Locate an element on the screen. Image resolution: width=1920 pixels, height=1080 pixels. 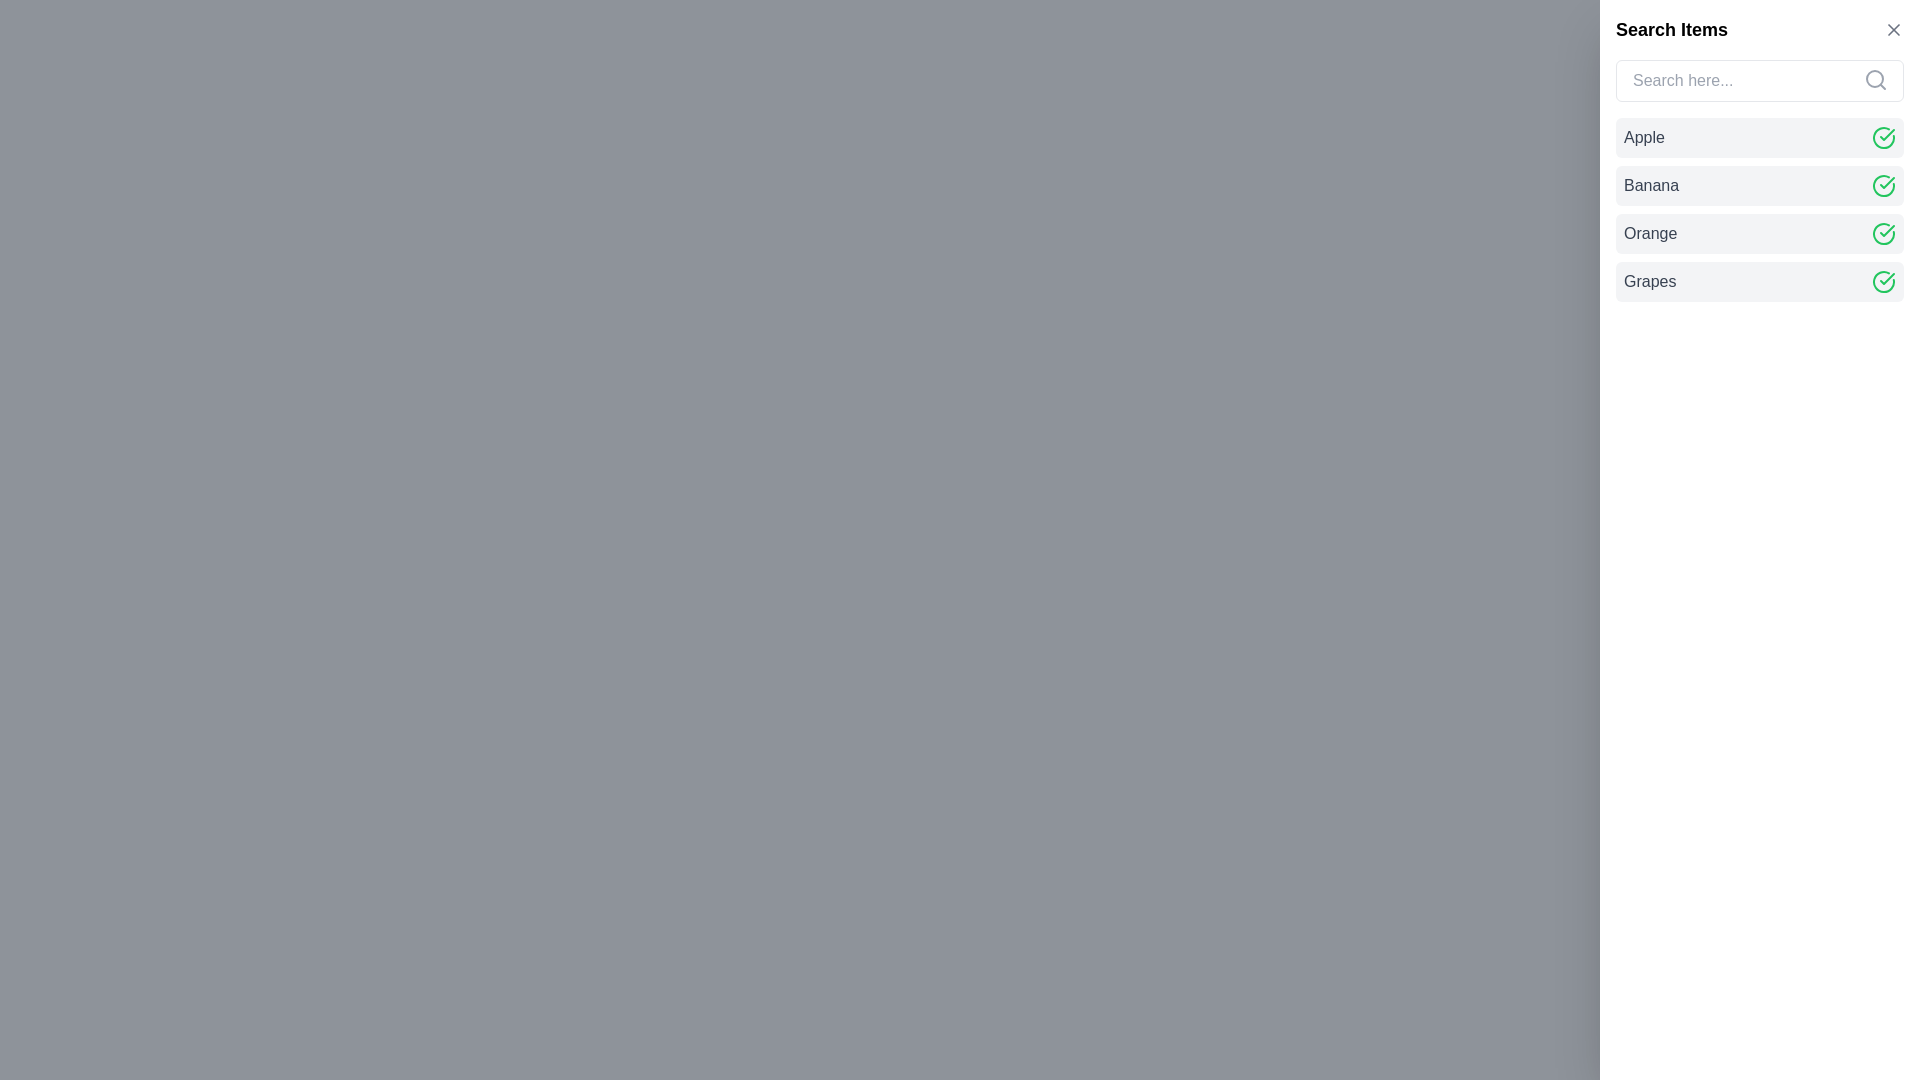
the verification icon located at the top-right corner of the 'Apple' list item to indicate selection is located at coordinates (1882, 137).